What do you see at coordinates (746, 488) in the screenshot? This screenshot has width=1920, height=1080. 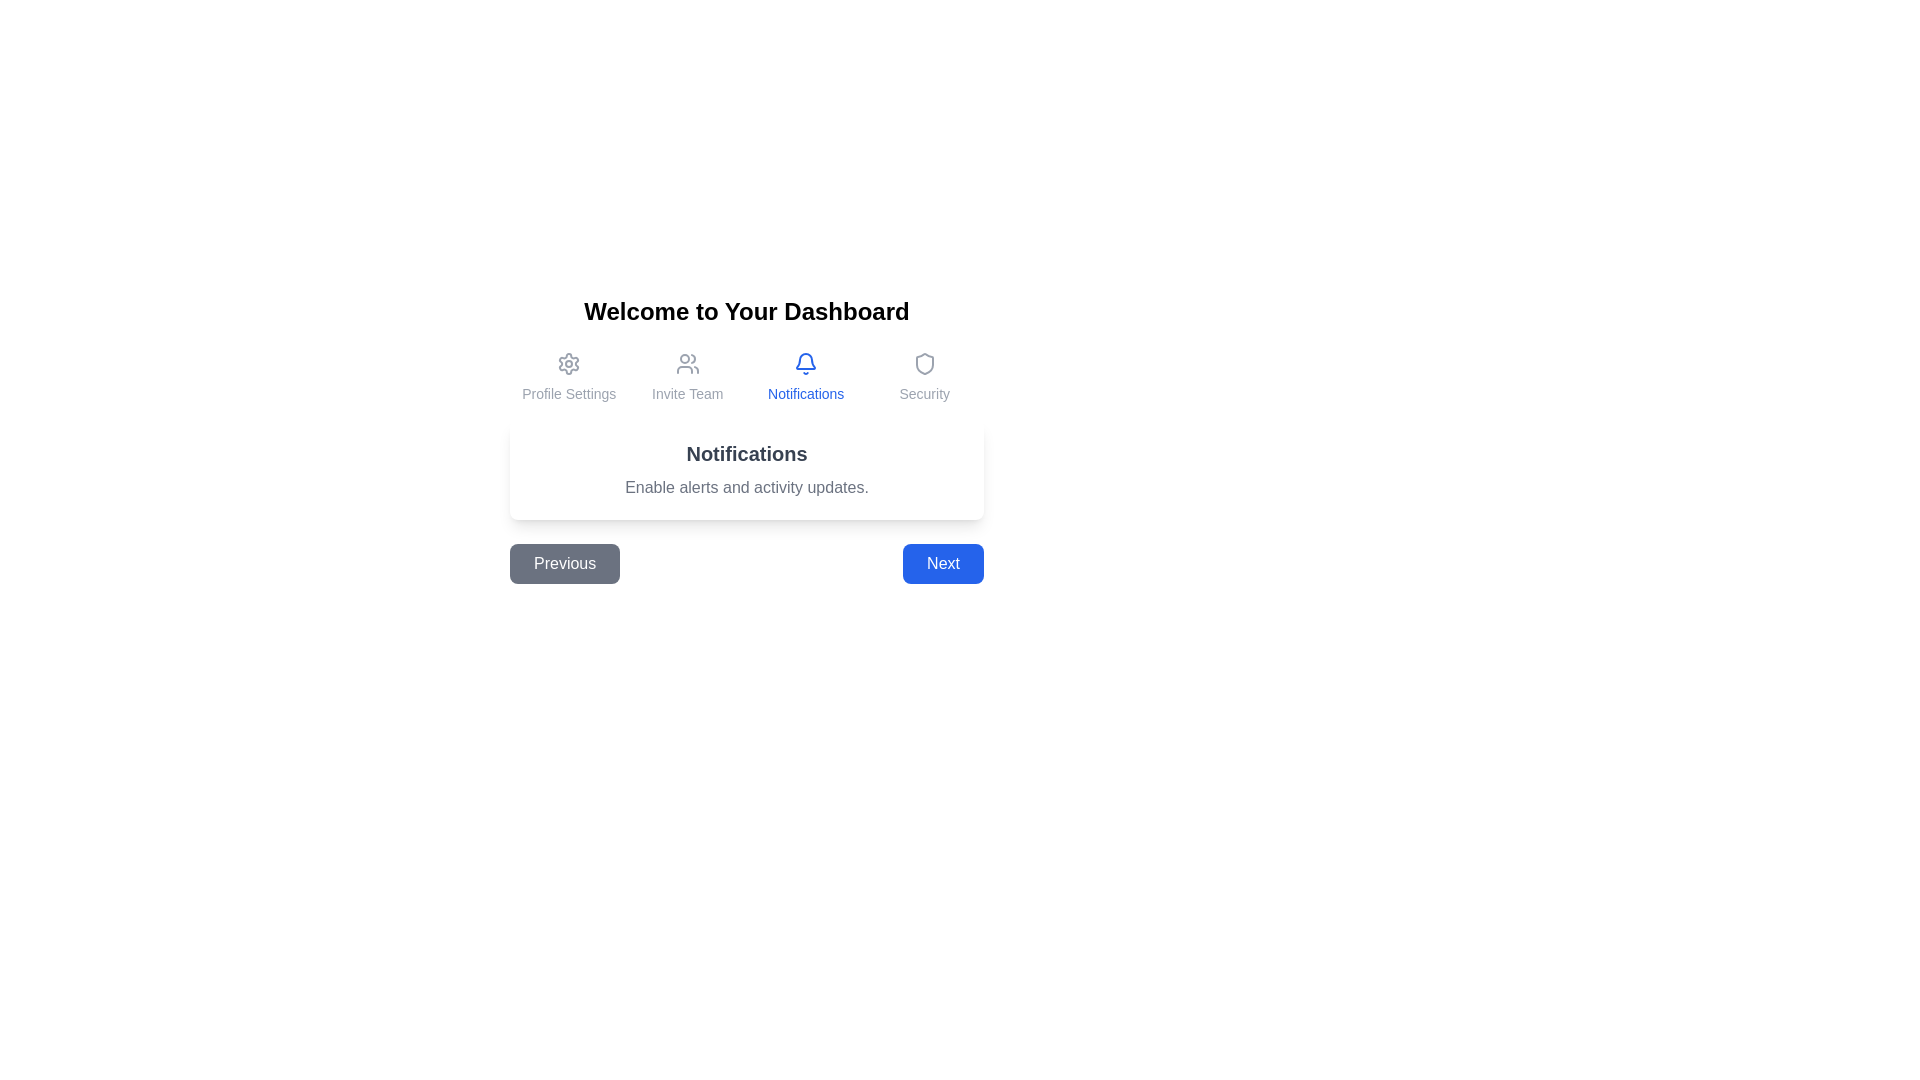 I see `the Text Label displaying 'Enable alerts and activity updates.' which is located below the 'Notifications' heading` at bounding box center [746, 488].